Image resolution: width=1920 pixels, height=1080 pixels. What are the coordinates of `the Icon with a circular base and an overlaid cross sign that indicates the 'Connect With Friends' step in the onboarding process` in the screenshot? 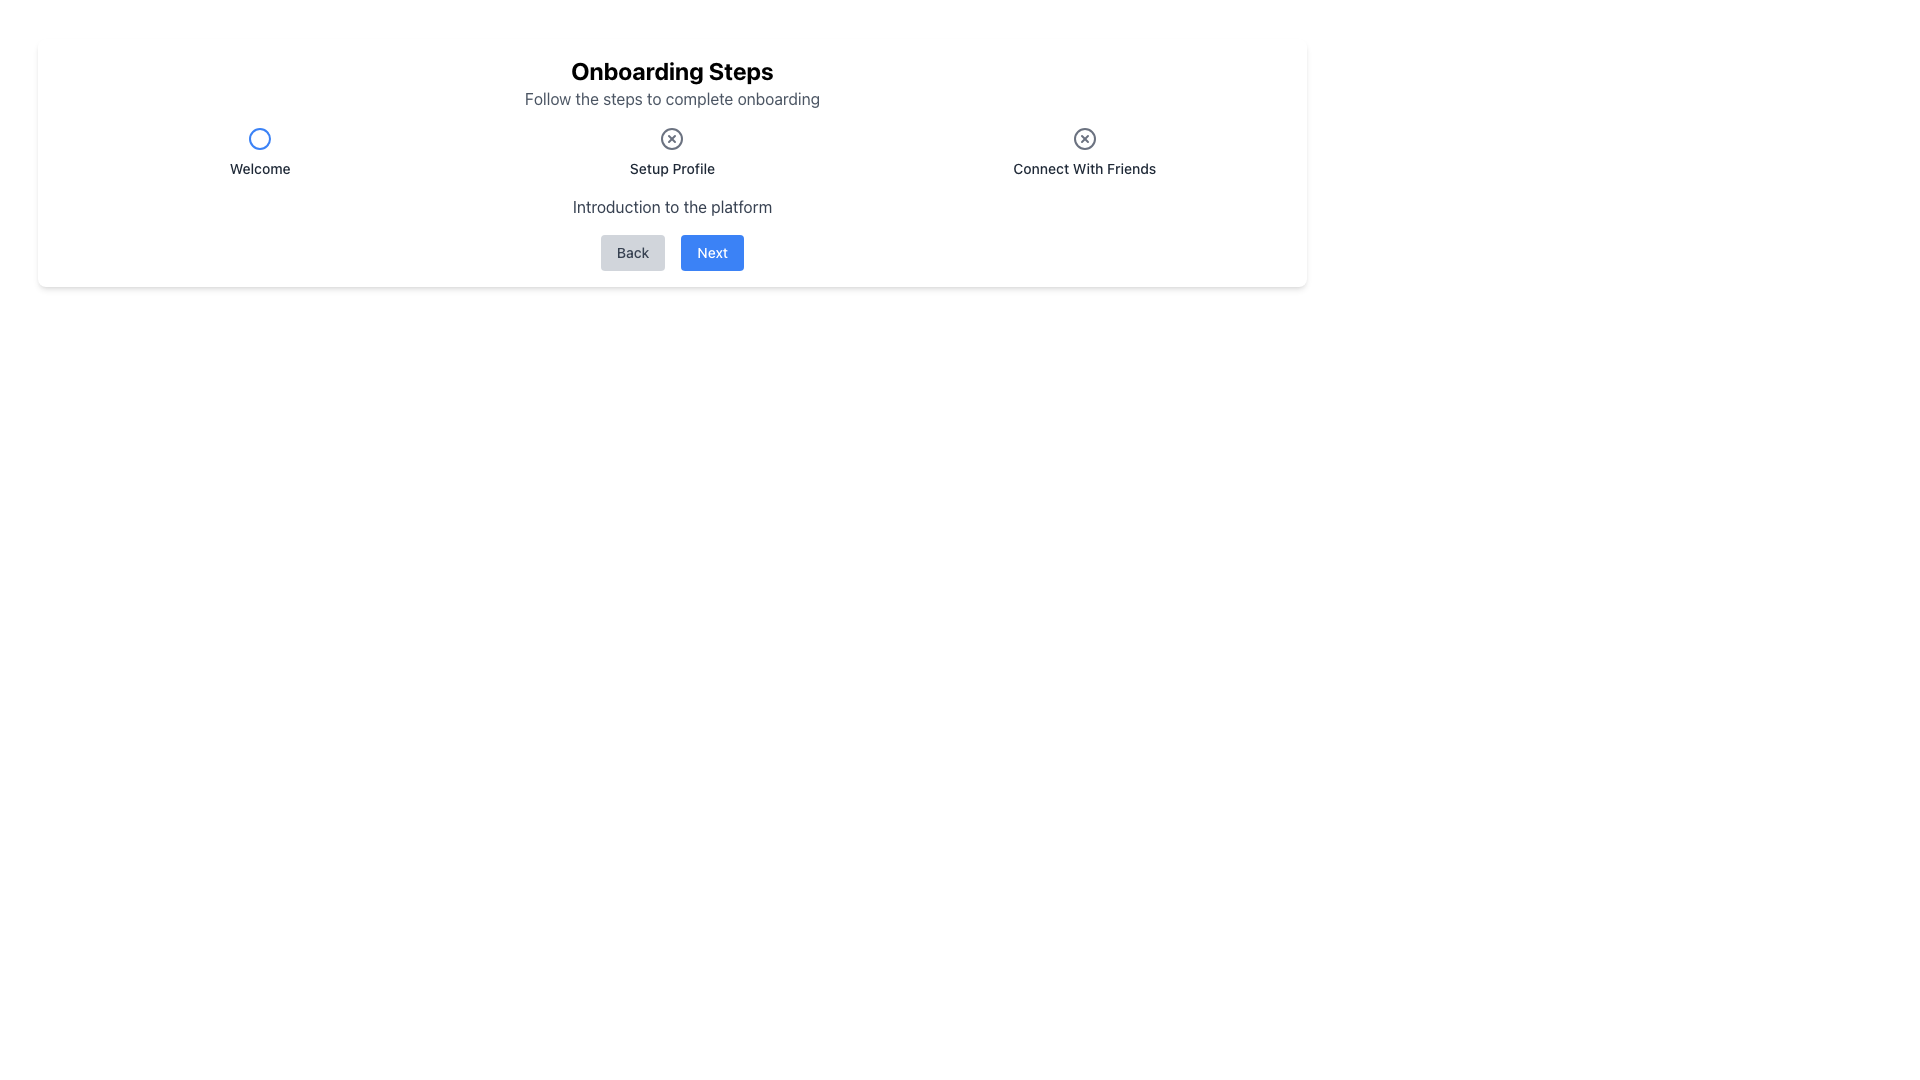 It's located at (1083, 137).